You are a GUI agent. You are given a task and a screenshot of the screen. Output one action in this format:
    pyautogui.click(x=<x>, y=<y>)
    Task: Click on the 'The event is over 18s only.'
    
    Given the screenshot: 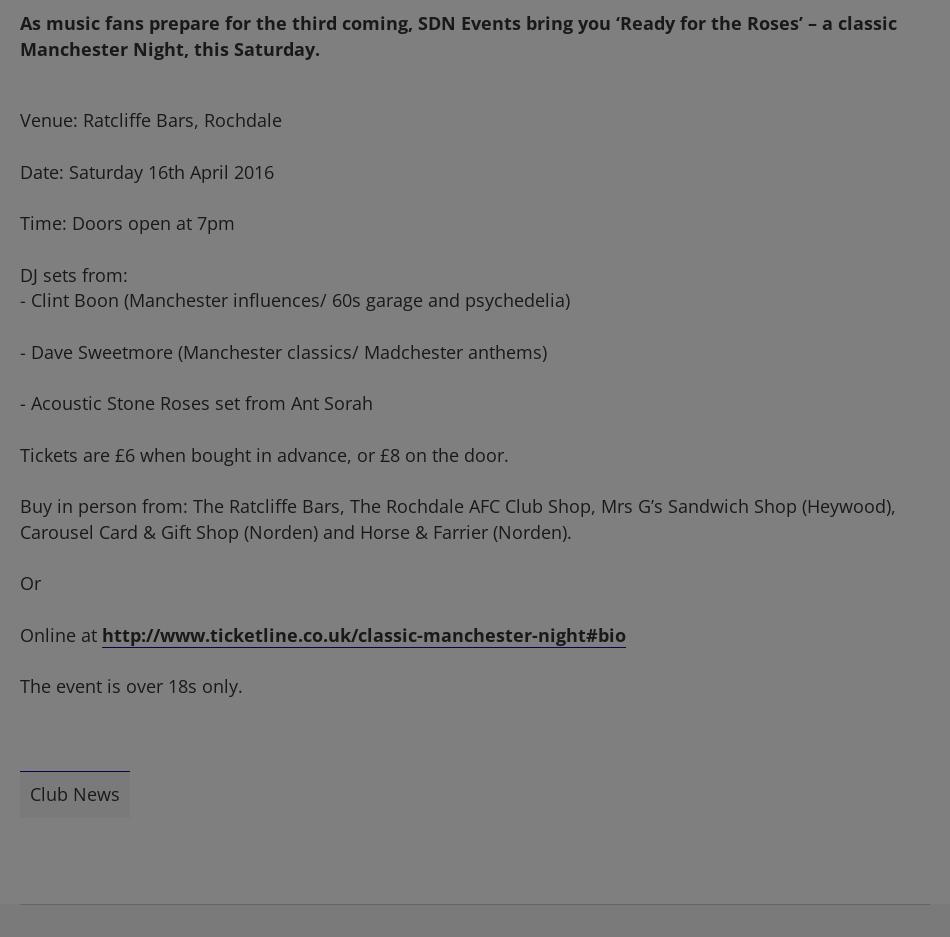 What is the action you would take?
    pyautogui.click(x=134, y=684)
    